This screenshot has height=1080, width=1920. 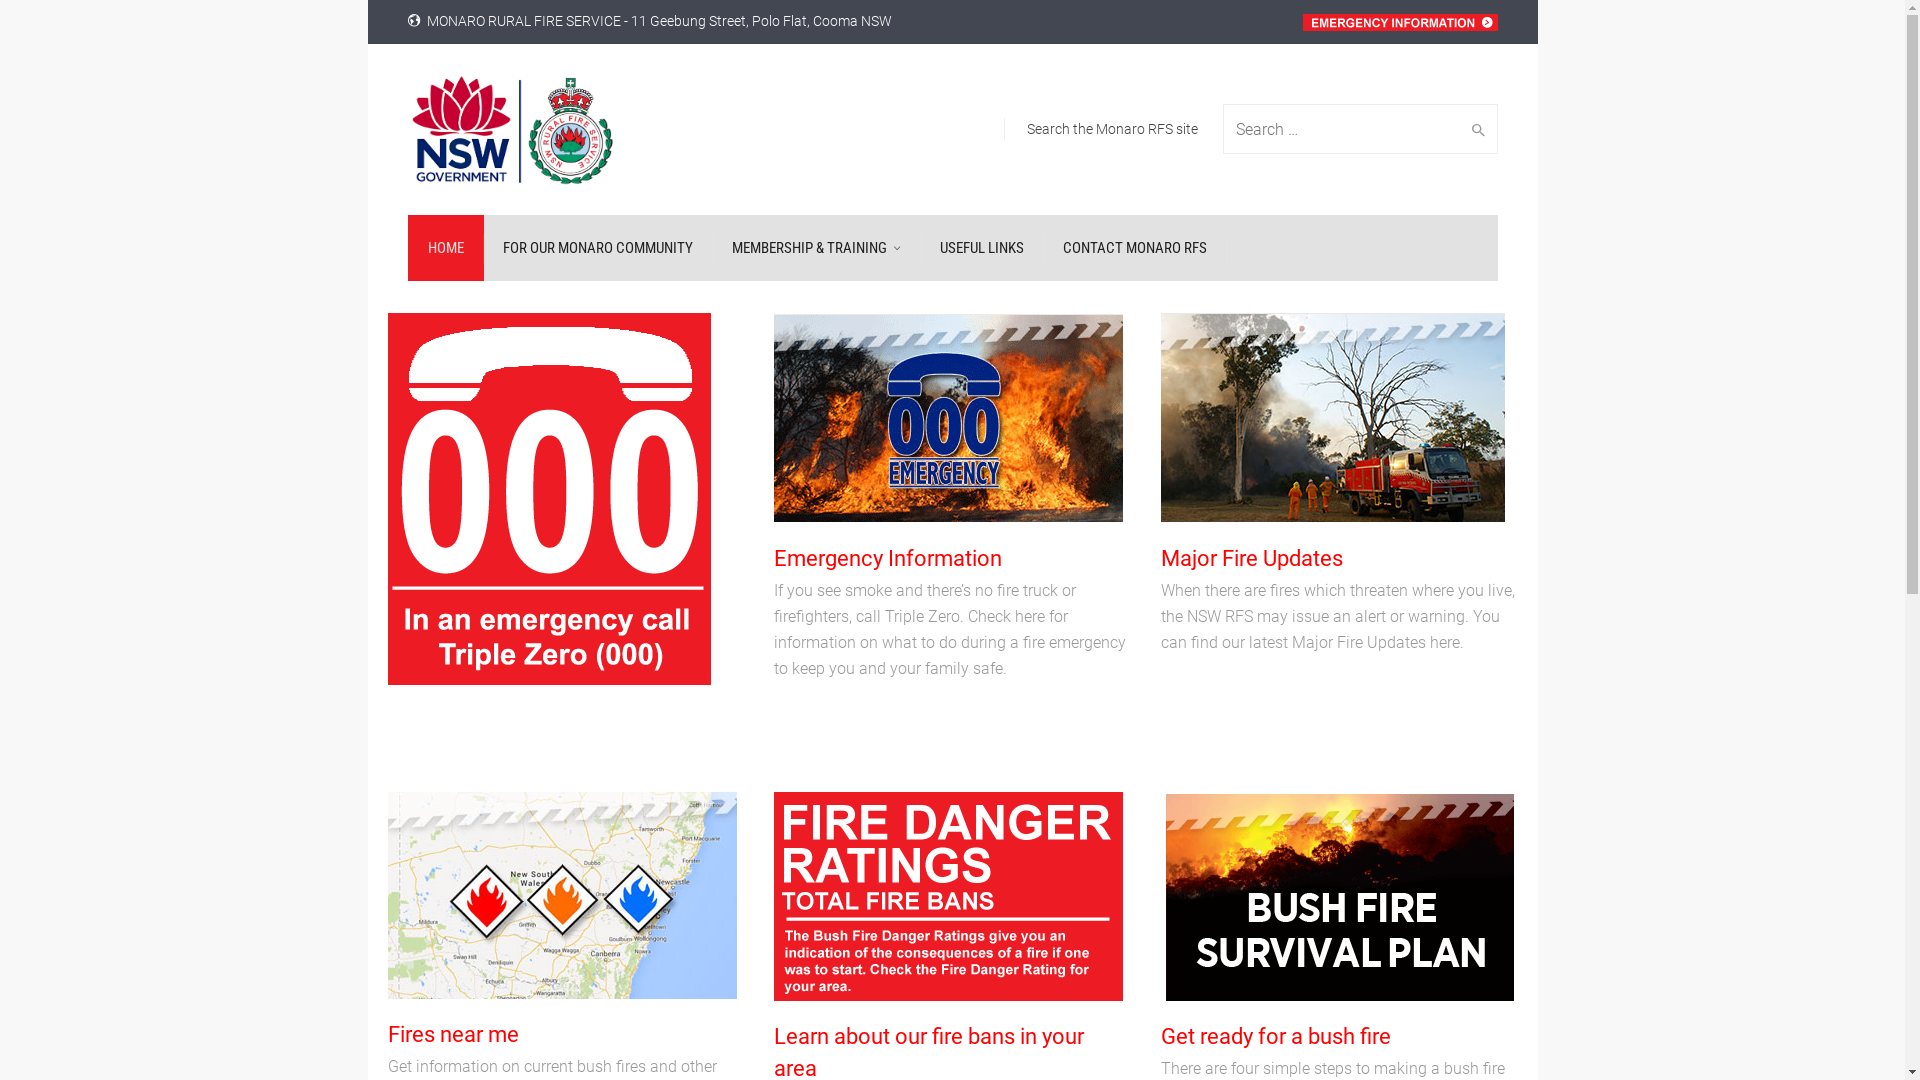 What do you see at coordinates (947, 895) in the screenshot?
I see `'Fire-Danger-Box'` at bounding box center [947, 895].